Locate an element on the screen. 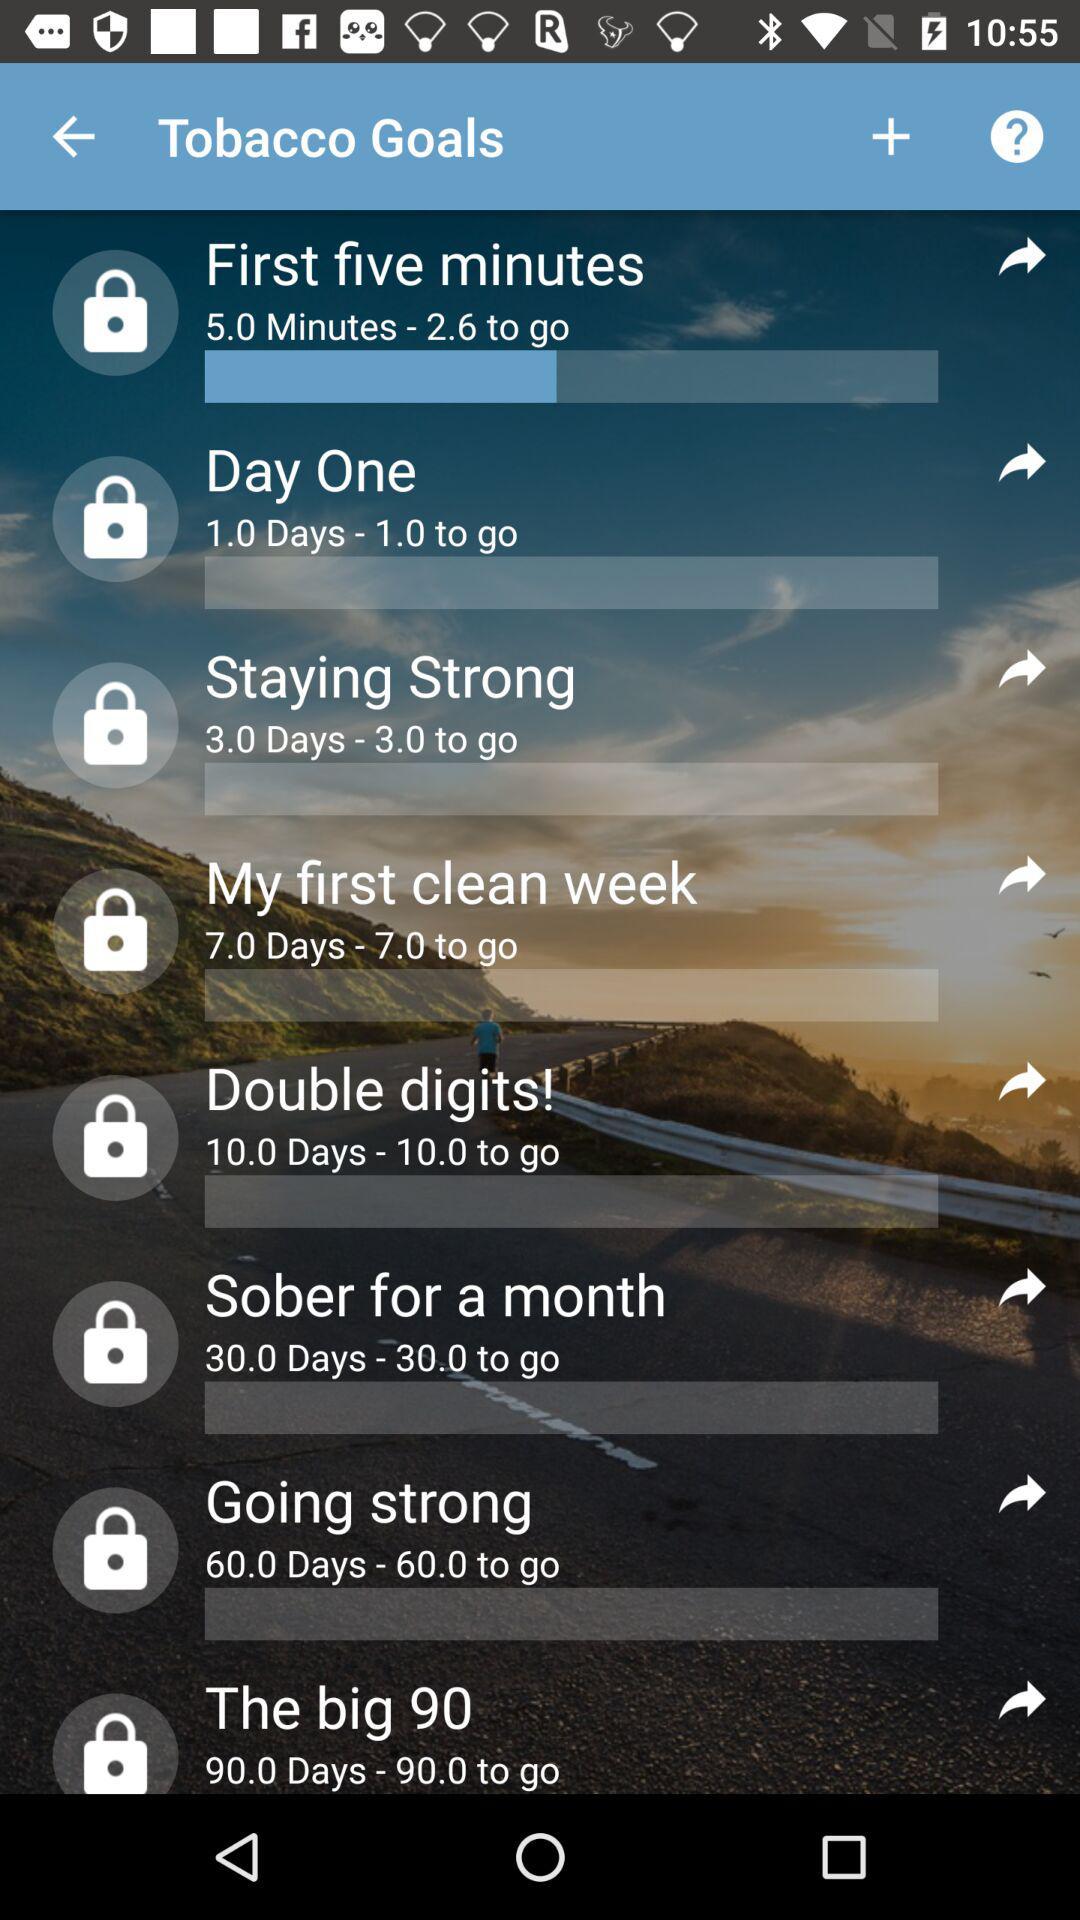 Image resolution: width=1080 pixels, height=1920 pixels. click for more info is located at coordinates (1022, 667).